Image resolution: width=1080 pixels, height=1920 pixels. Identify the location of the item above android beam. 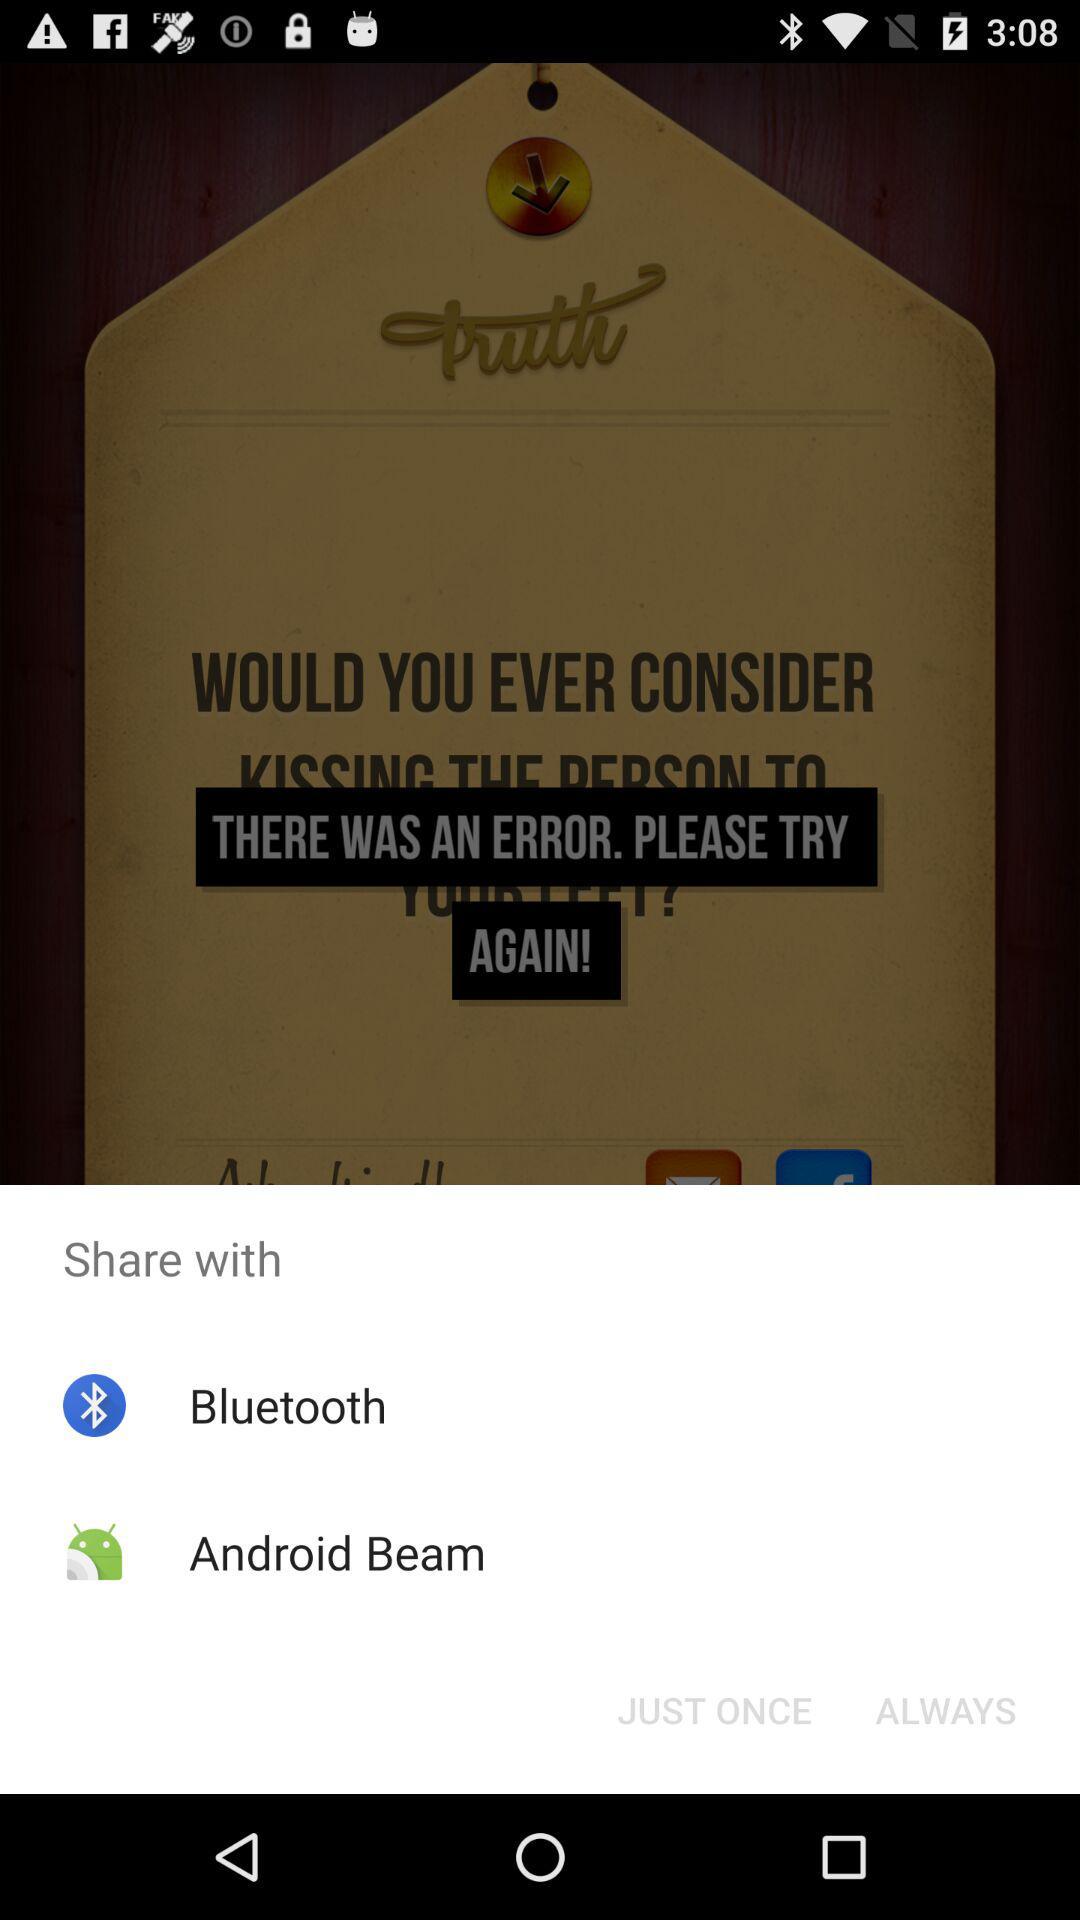
(288, 1404).